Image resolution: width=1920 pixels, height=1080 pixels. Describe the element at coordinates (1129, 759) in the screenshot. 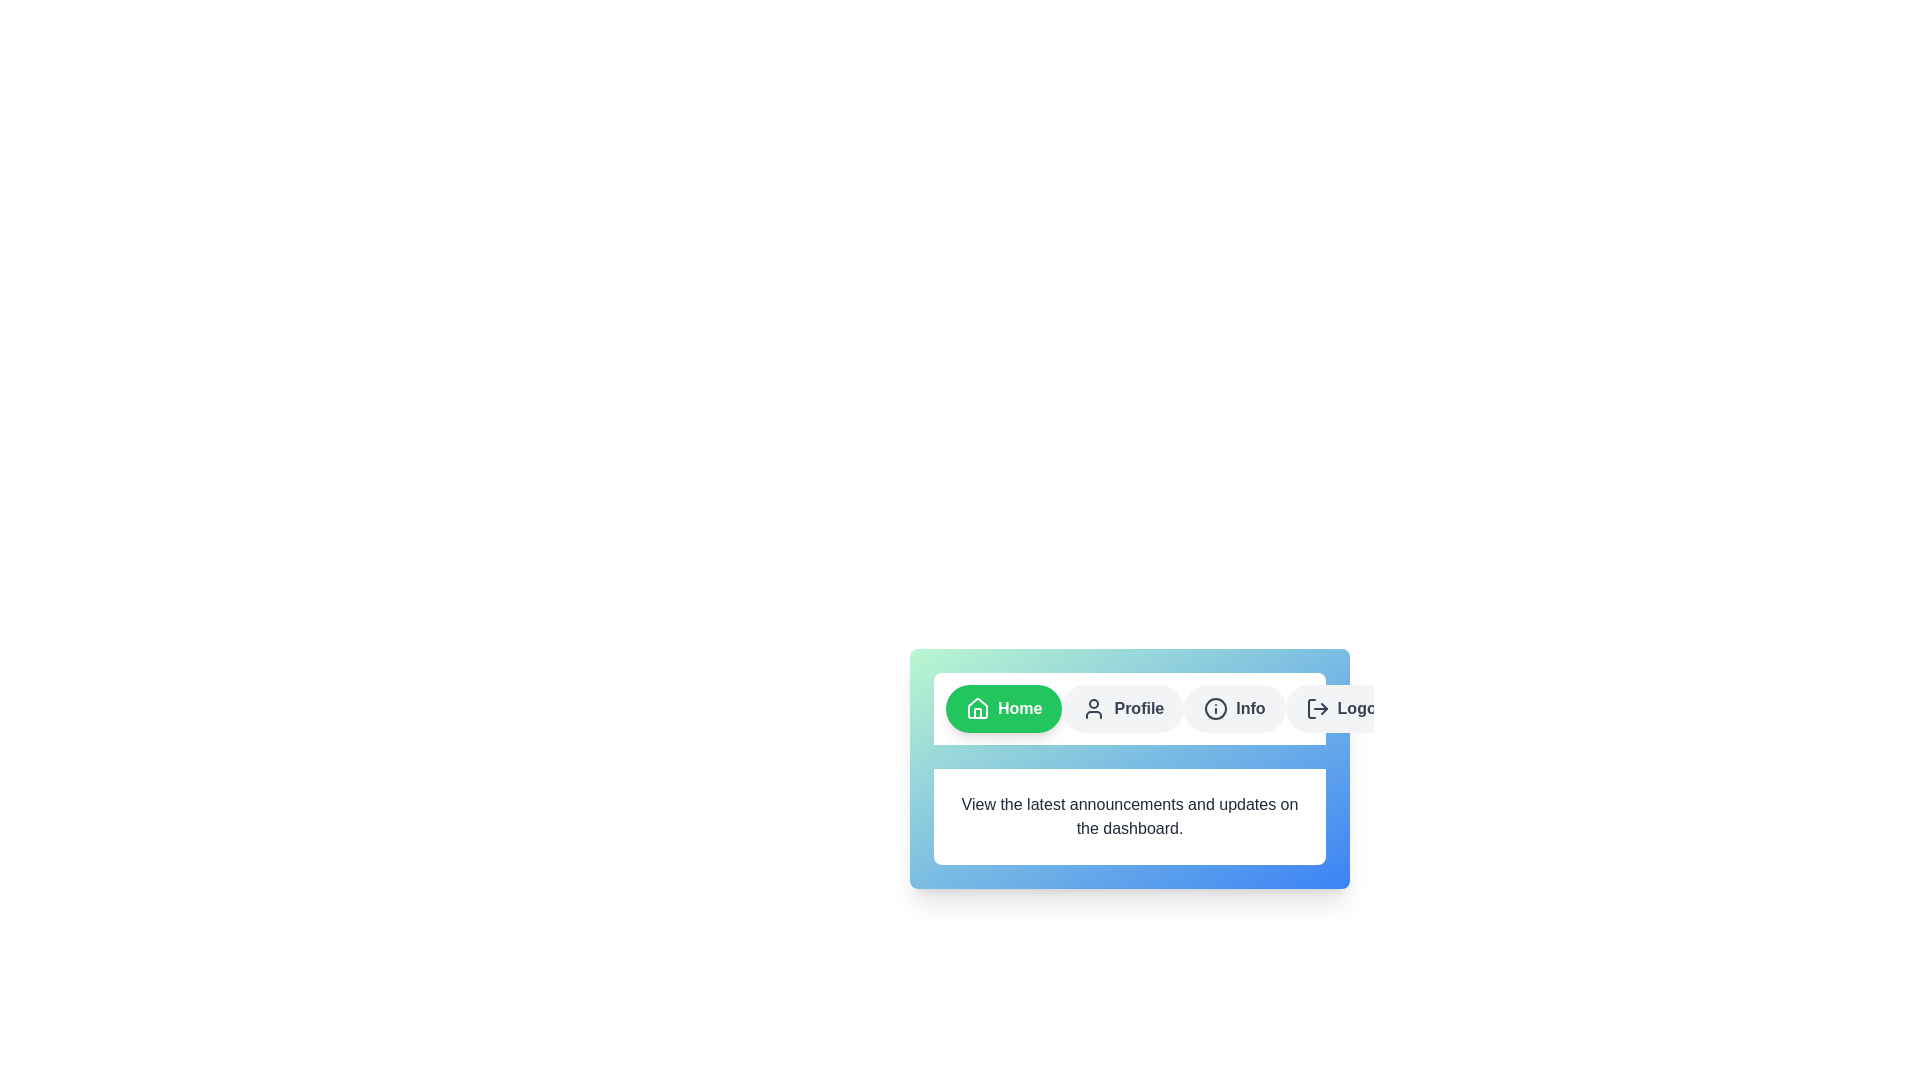

I see `the Informational text box located below the navigation bar, which displays important updates and announcements` at that location.